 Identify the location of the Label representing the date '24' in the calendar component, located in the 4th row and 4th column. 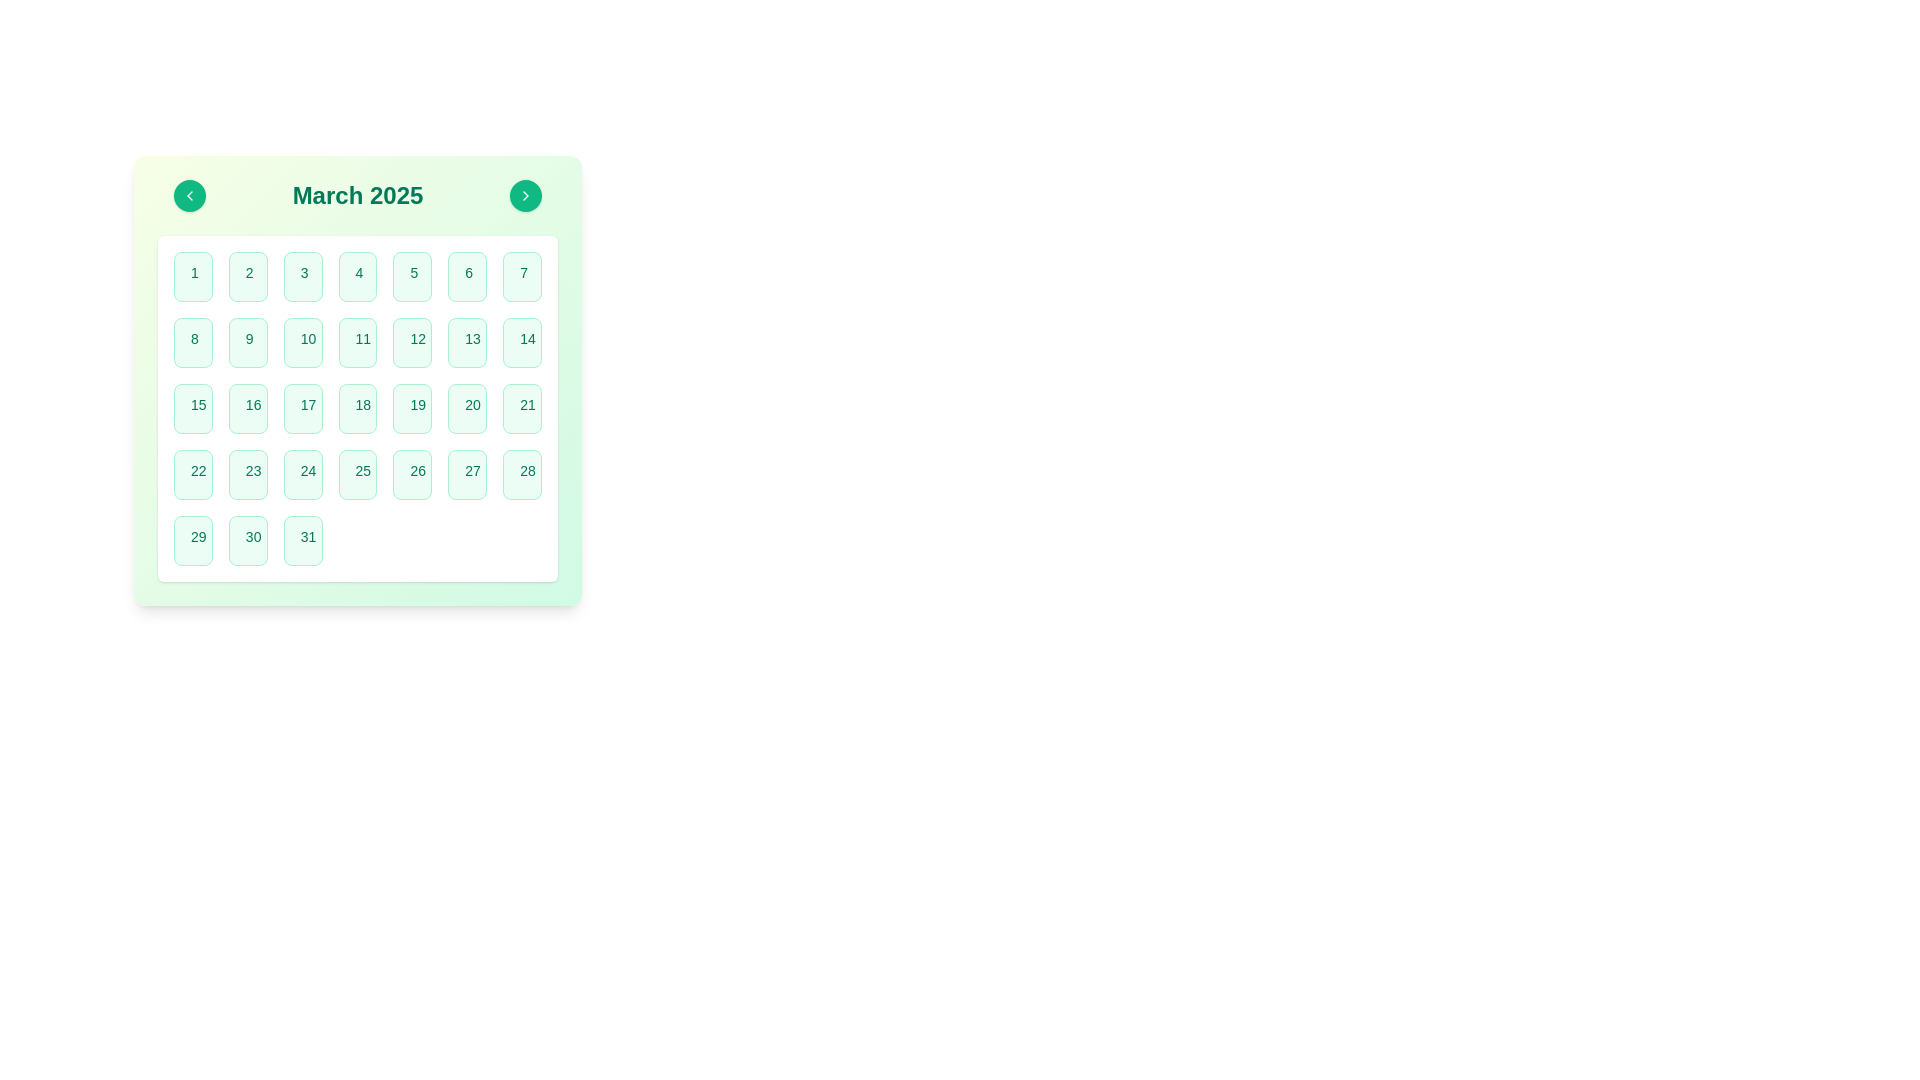
(307, 470).